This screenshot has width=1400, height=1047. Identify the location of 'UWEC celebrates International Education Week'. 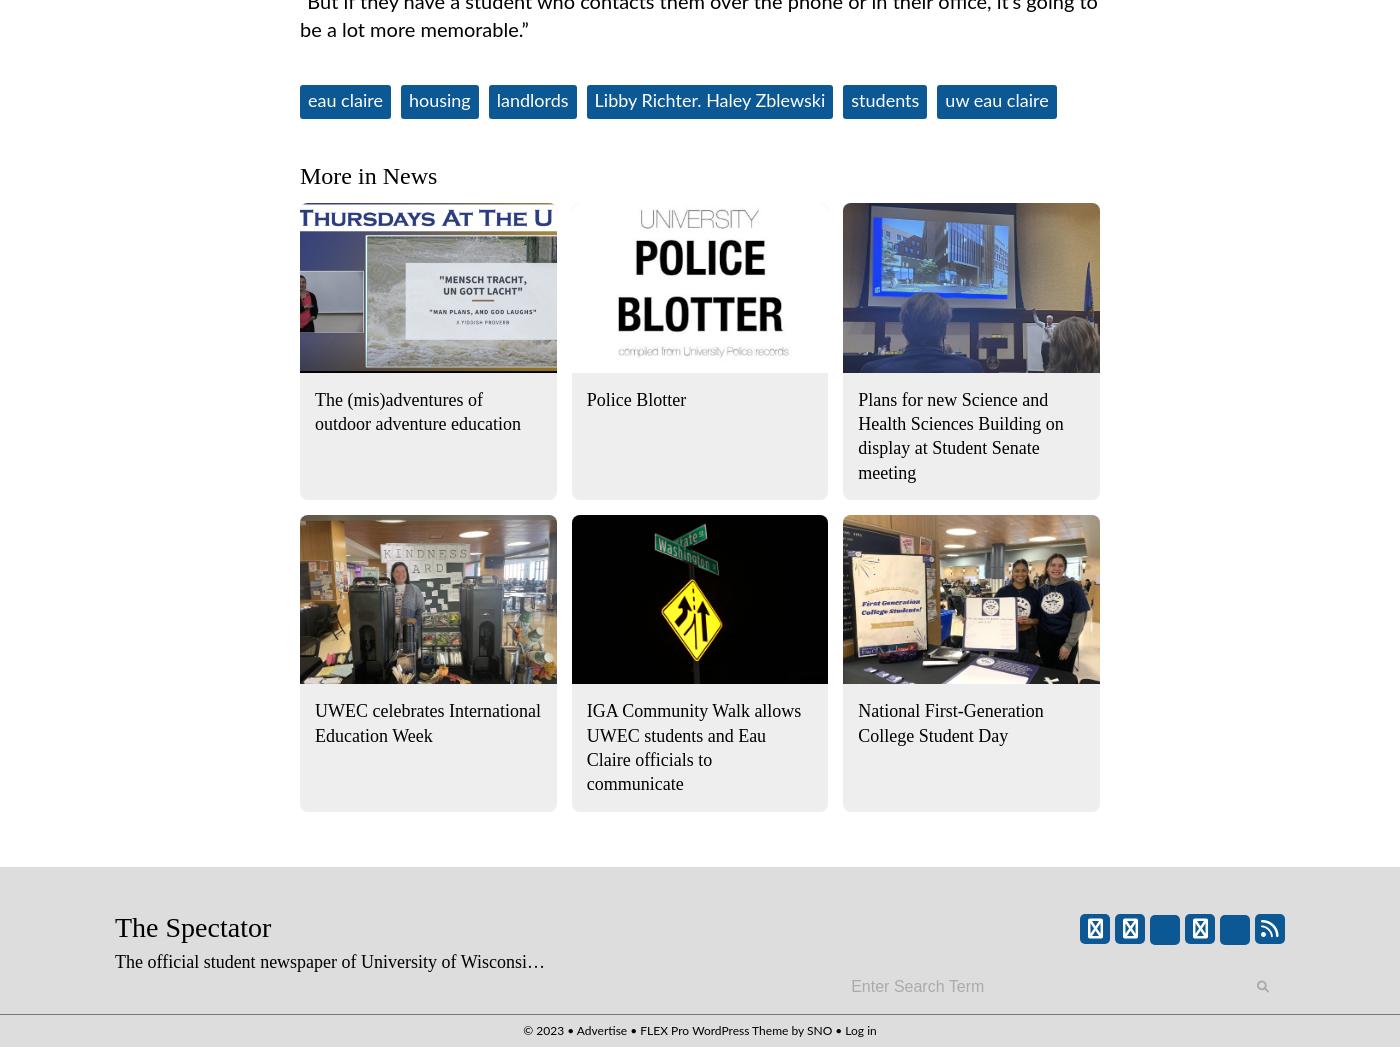
(427, 722).